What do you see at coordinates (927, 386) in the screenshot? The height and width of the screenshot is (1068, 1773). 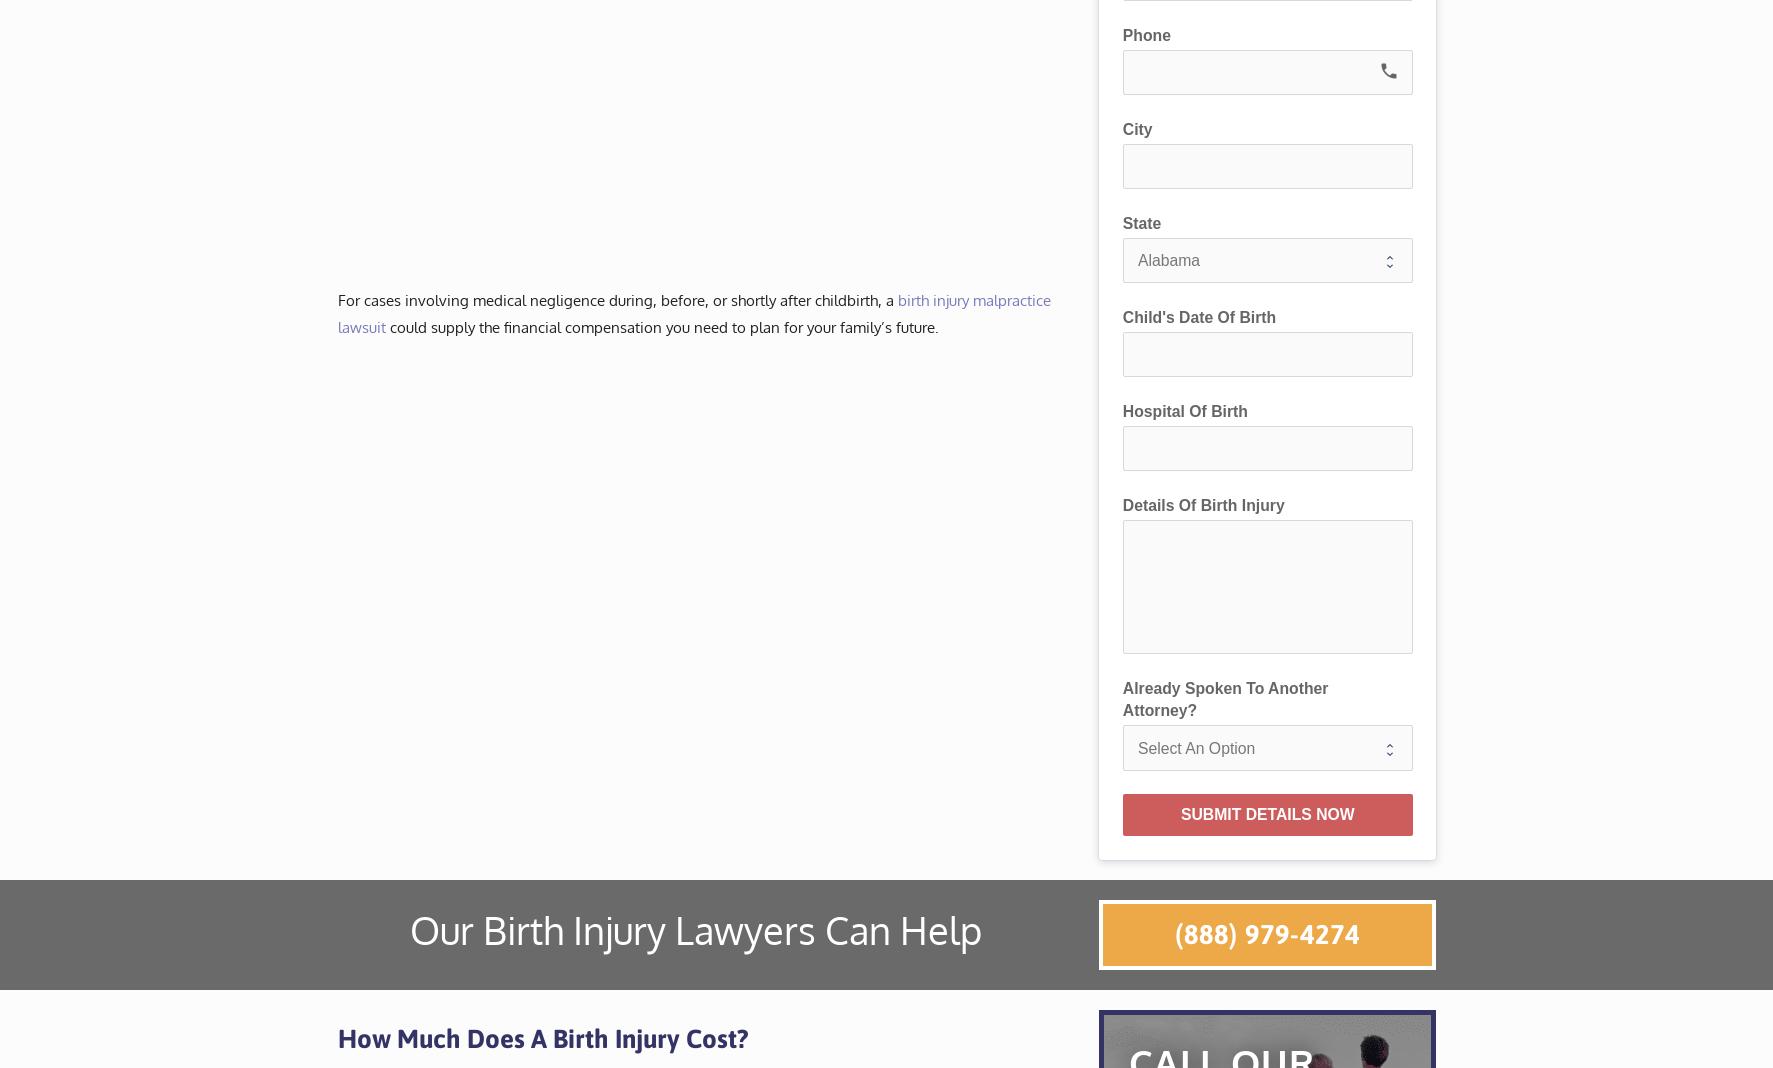 I see `'New Hampshire'` at bounding box center [927, 386].